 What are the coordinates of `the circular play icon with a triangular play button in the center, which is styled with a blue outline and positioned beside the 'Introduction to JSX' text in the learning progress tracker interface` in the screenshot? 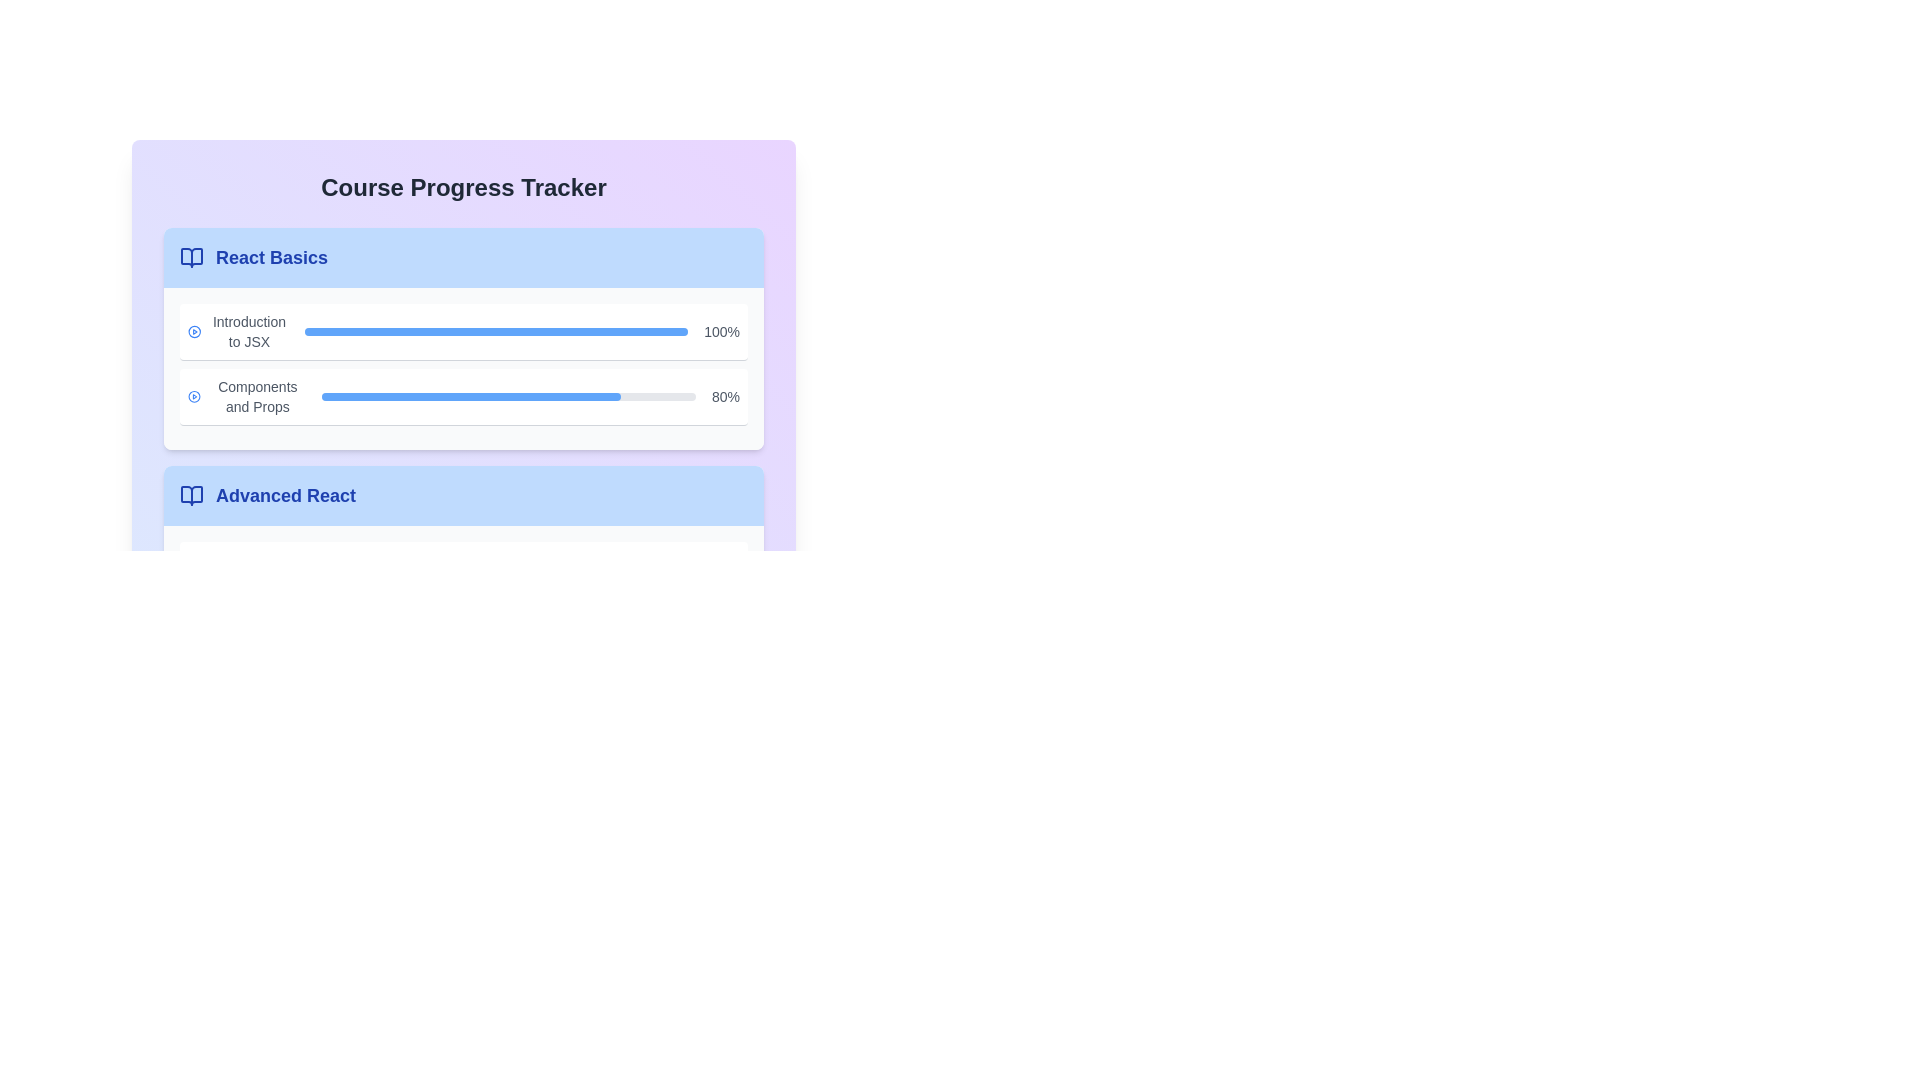 It's located at (194, 330).